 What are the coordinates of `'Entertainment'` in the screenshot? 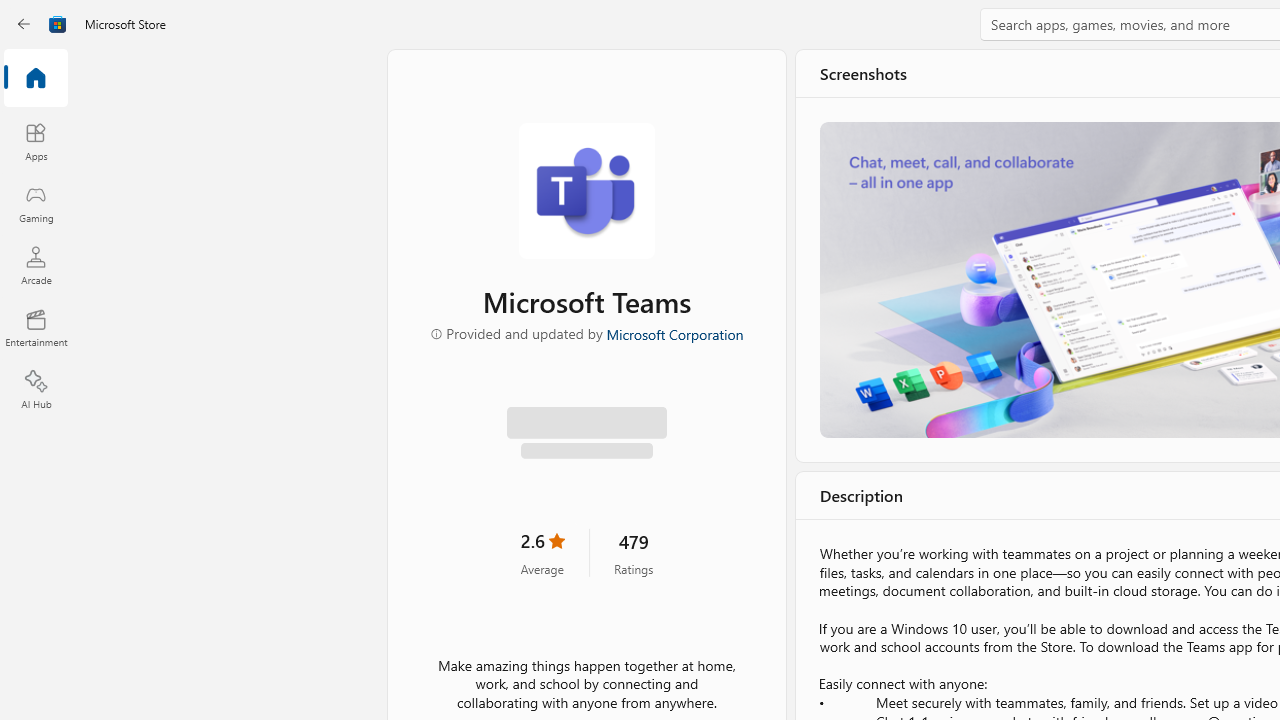 It's located at (35, 326).